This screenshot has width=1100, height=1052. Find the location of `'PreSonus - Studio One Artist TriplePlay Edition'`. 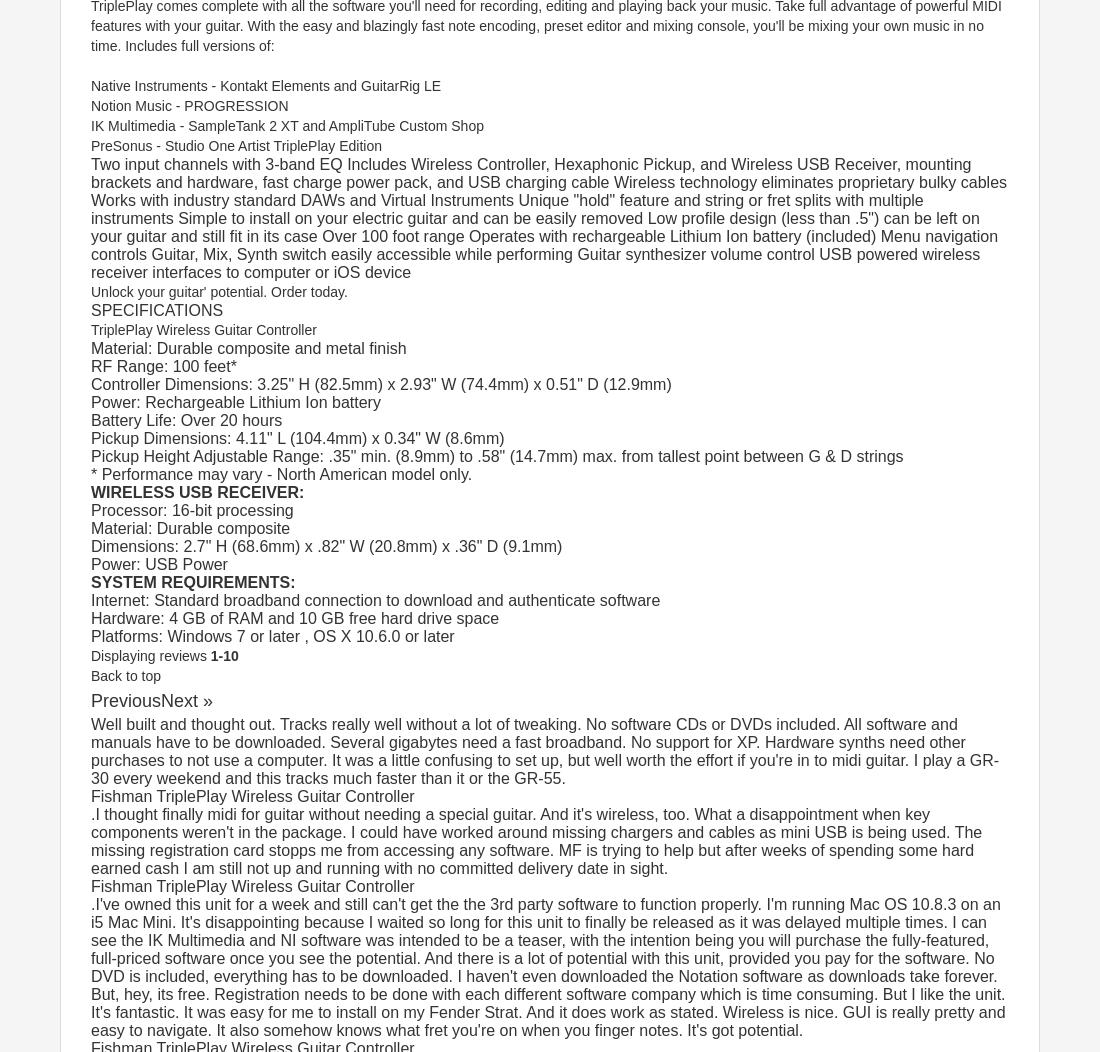

'PreSonus - Studio One Artist TriplePlay Edition' is located at coordinates (236, 145).